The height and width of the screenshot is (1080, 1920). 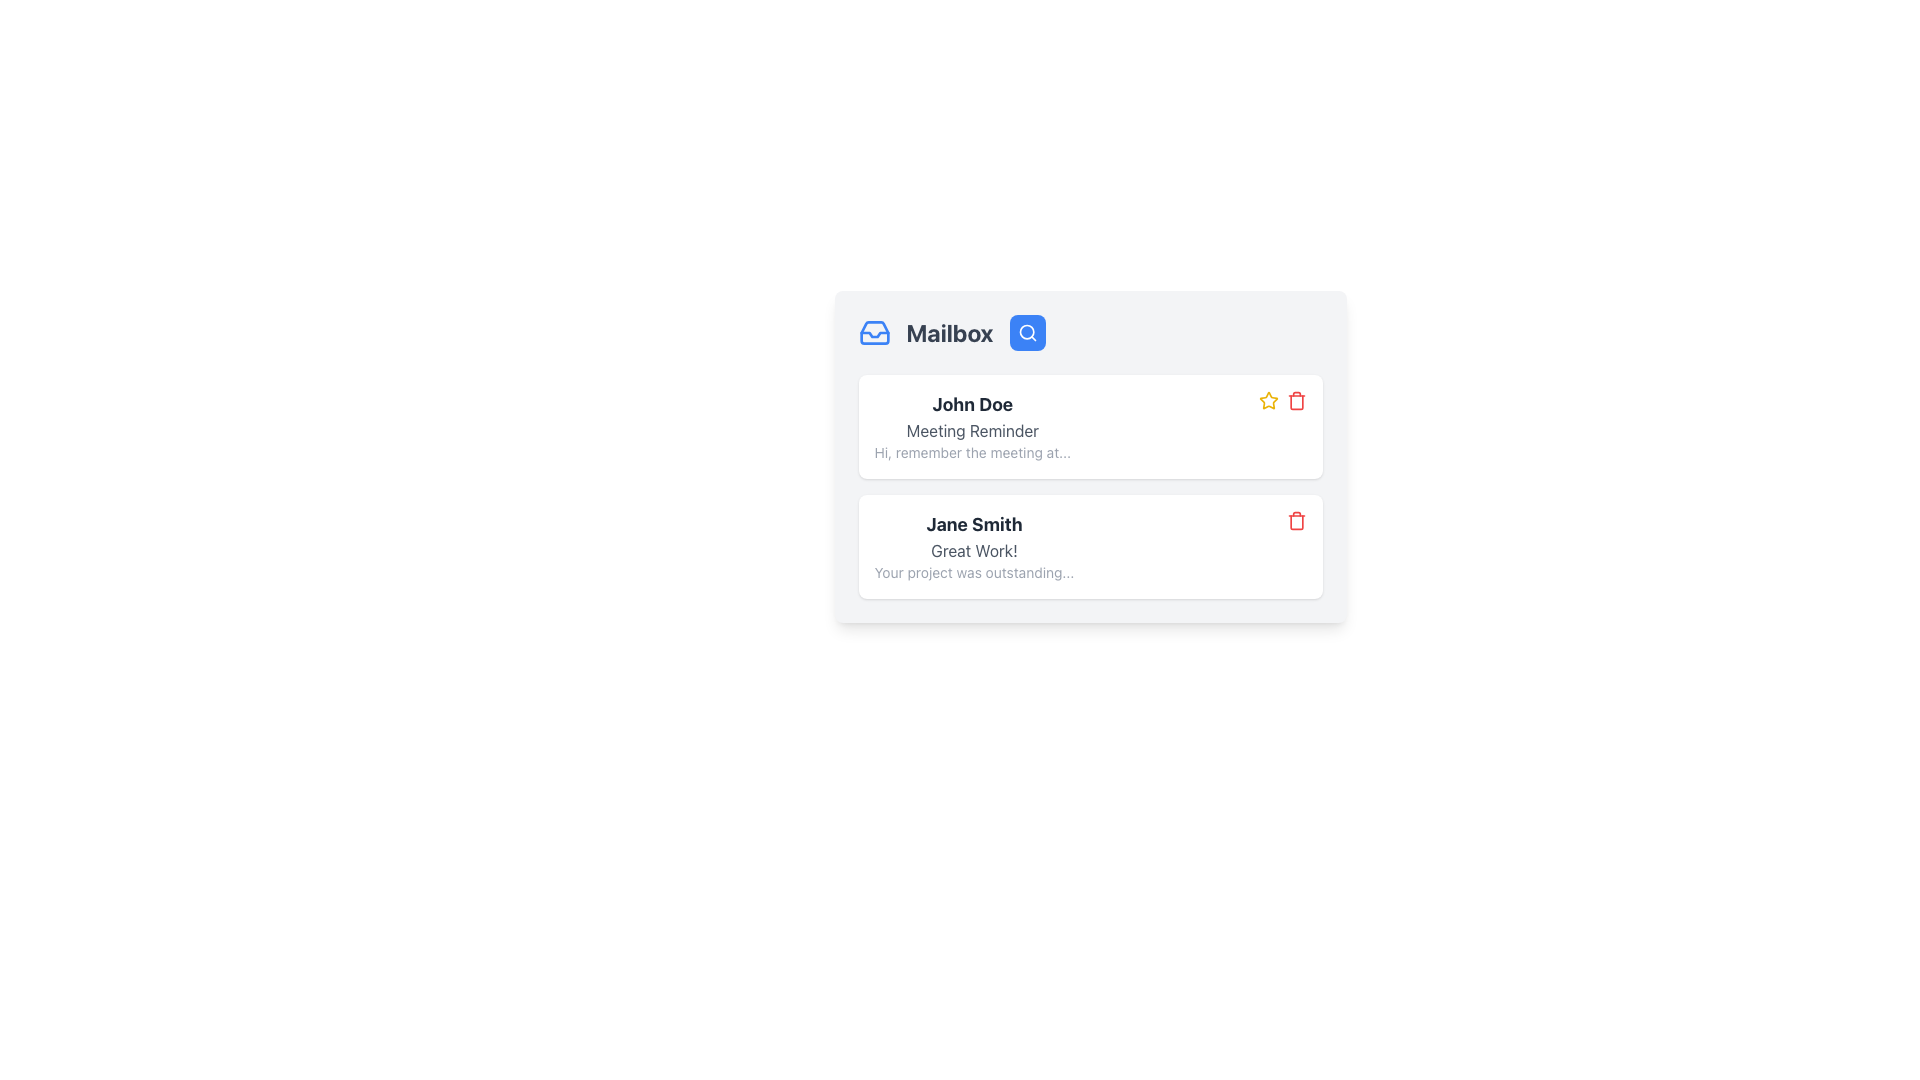 I want to click on the message preview for 'John Doe' which includes the bold name, subtitle 'Meeting Reminder', and description, so click(x=972, y=426).